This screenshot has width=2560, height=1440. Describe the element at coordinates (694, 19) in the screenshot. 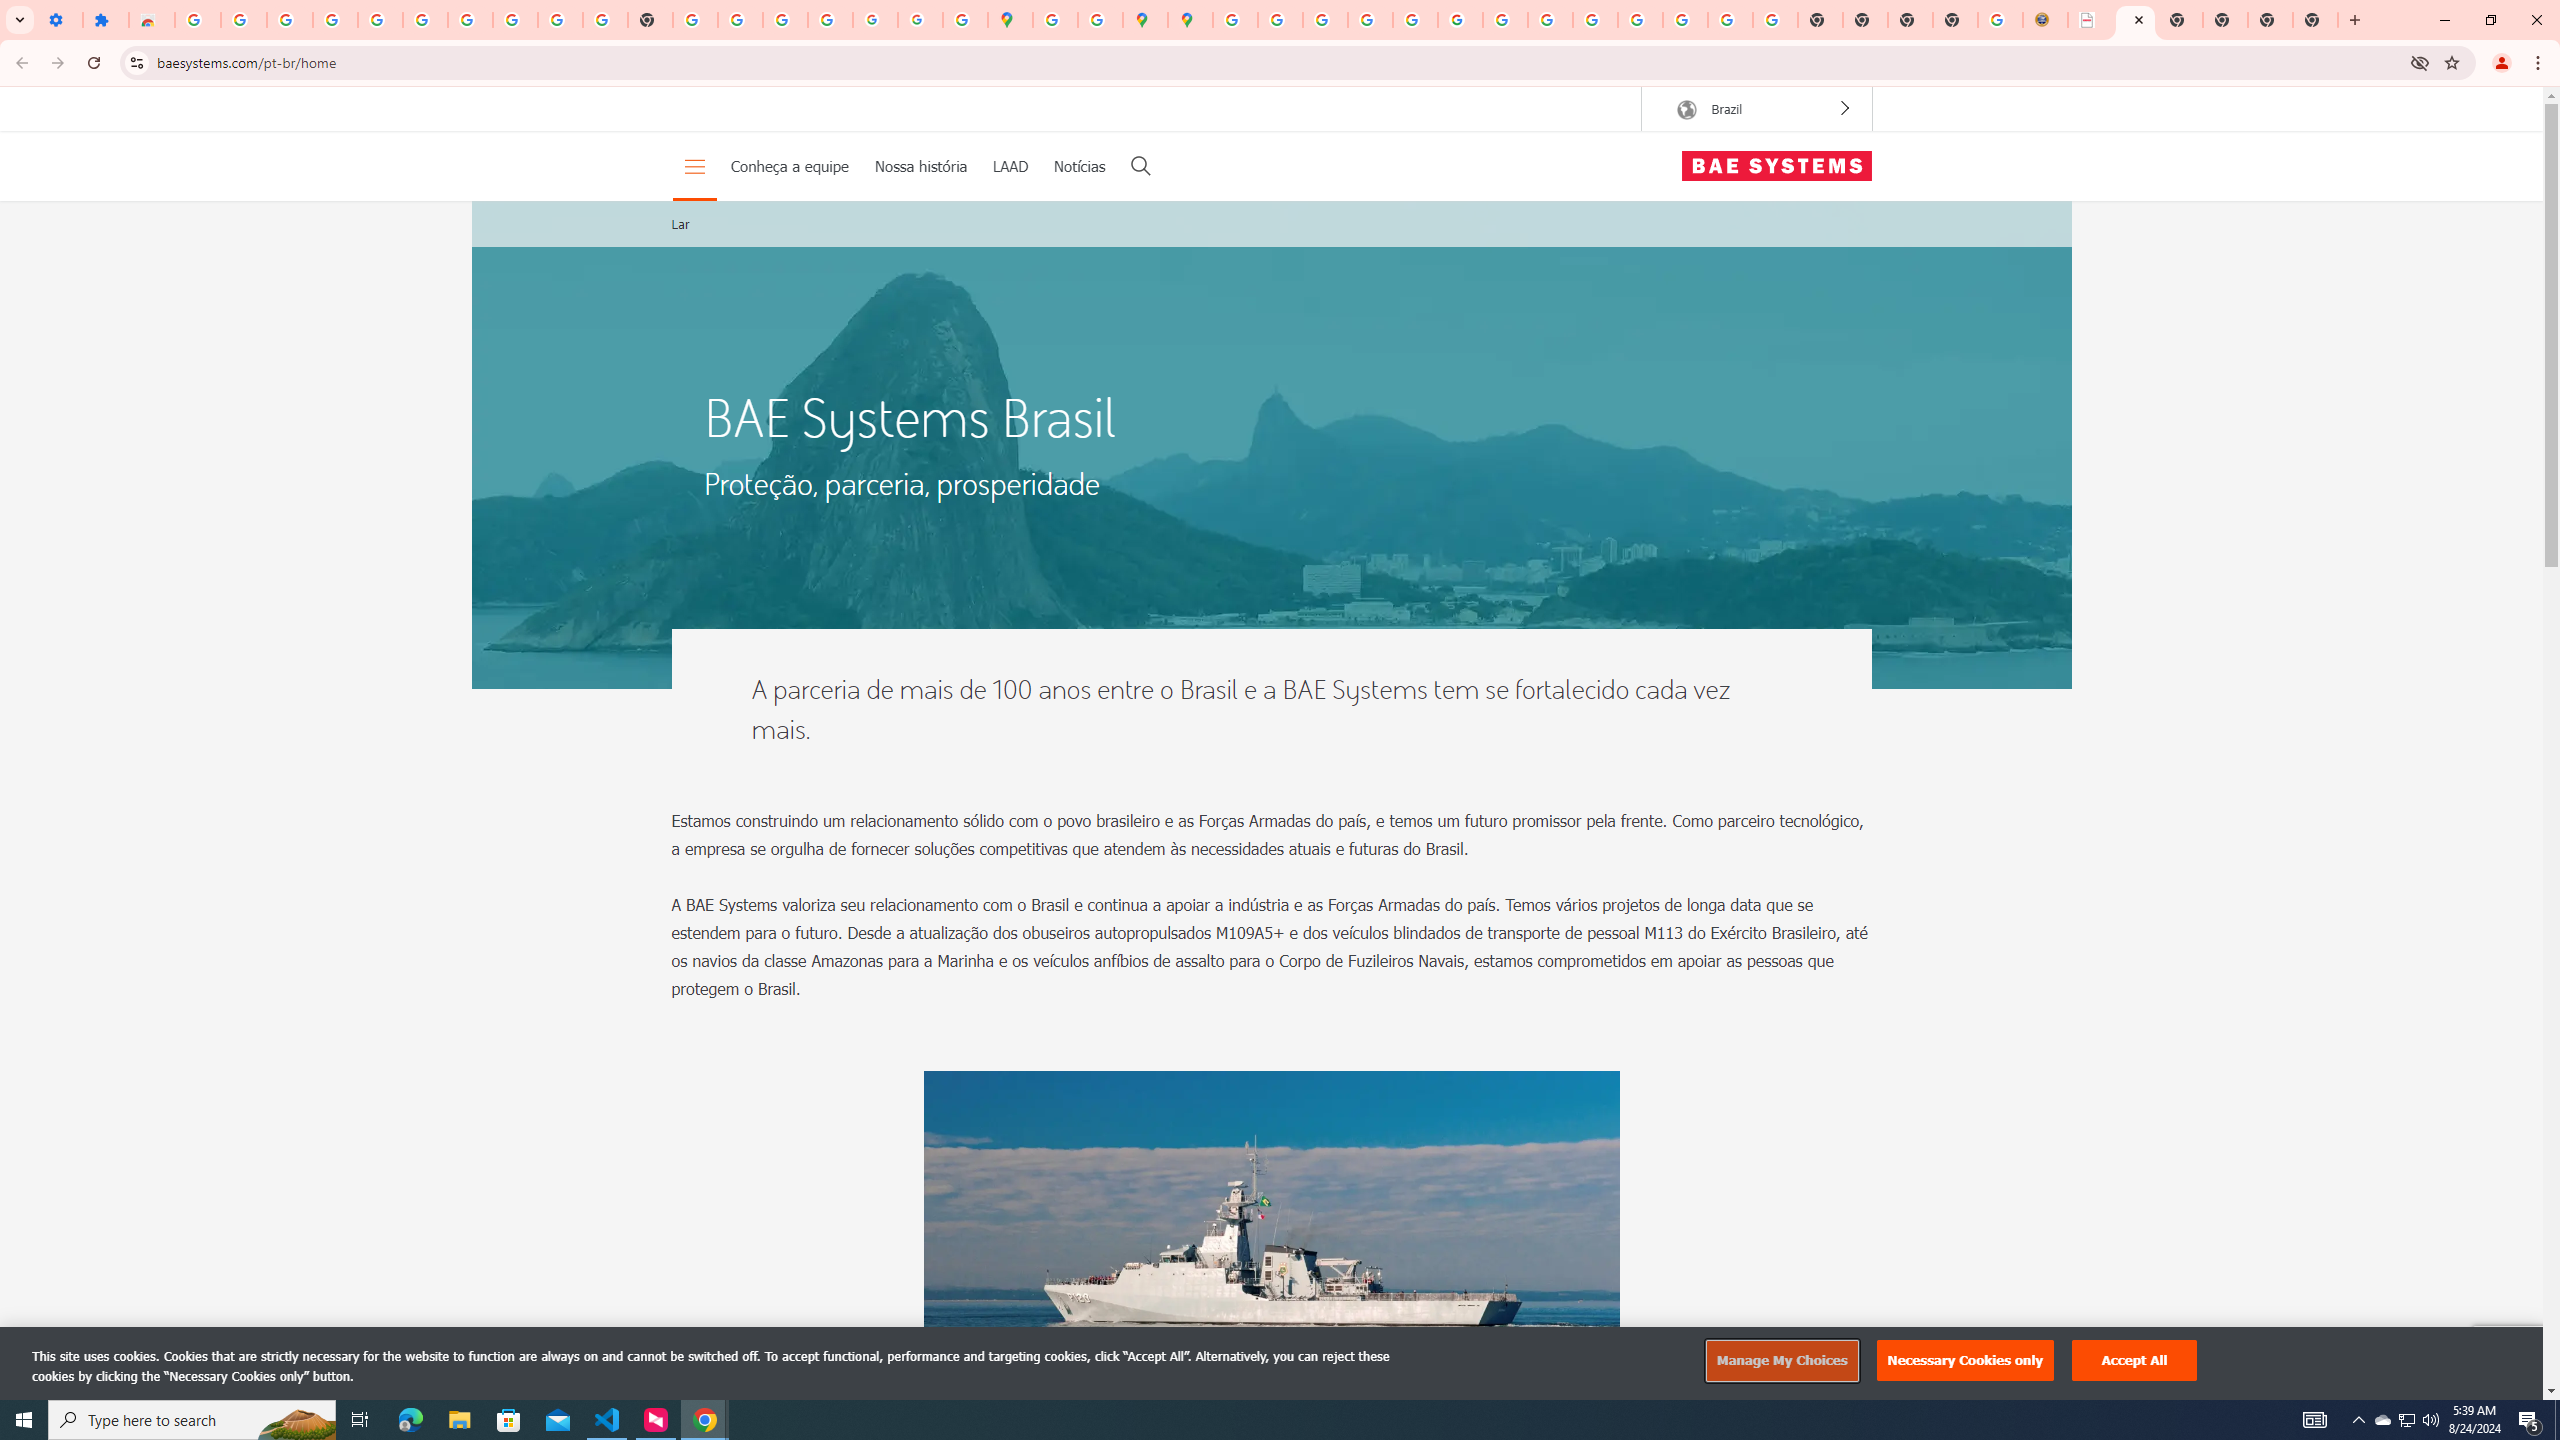

I see `'https://scholar.google.com/'` at that location.